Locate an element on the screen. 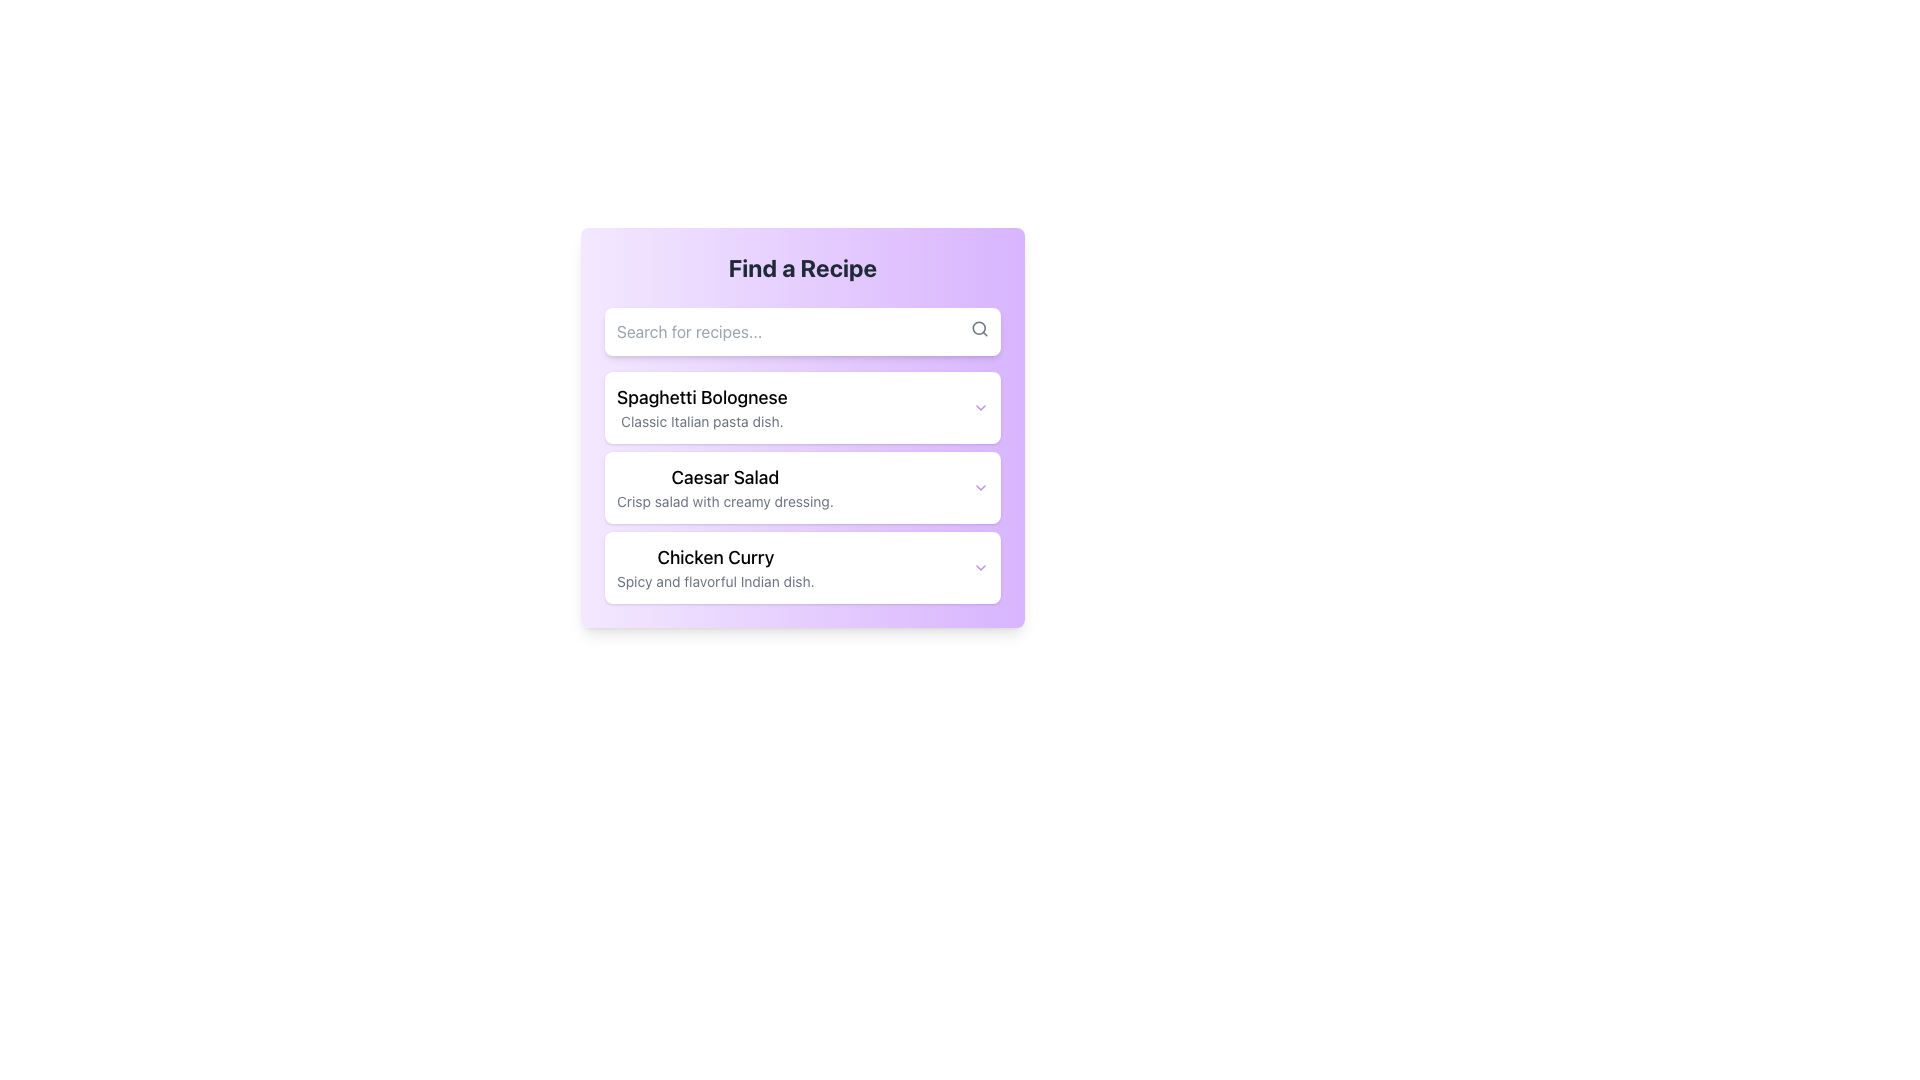 This screenshot has width=1920, height=1080. the text label displaying 'Crisp salad with creamy dressing.' positioned beneath 'Caesar Salad' in the card layout is located at coordinates (724, 500).